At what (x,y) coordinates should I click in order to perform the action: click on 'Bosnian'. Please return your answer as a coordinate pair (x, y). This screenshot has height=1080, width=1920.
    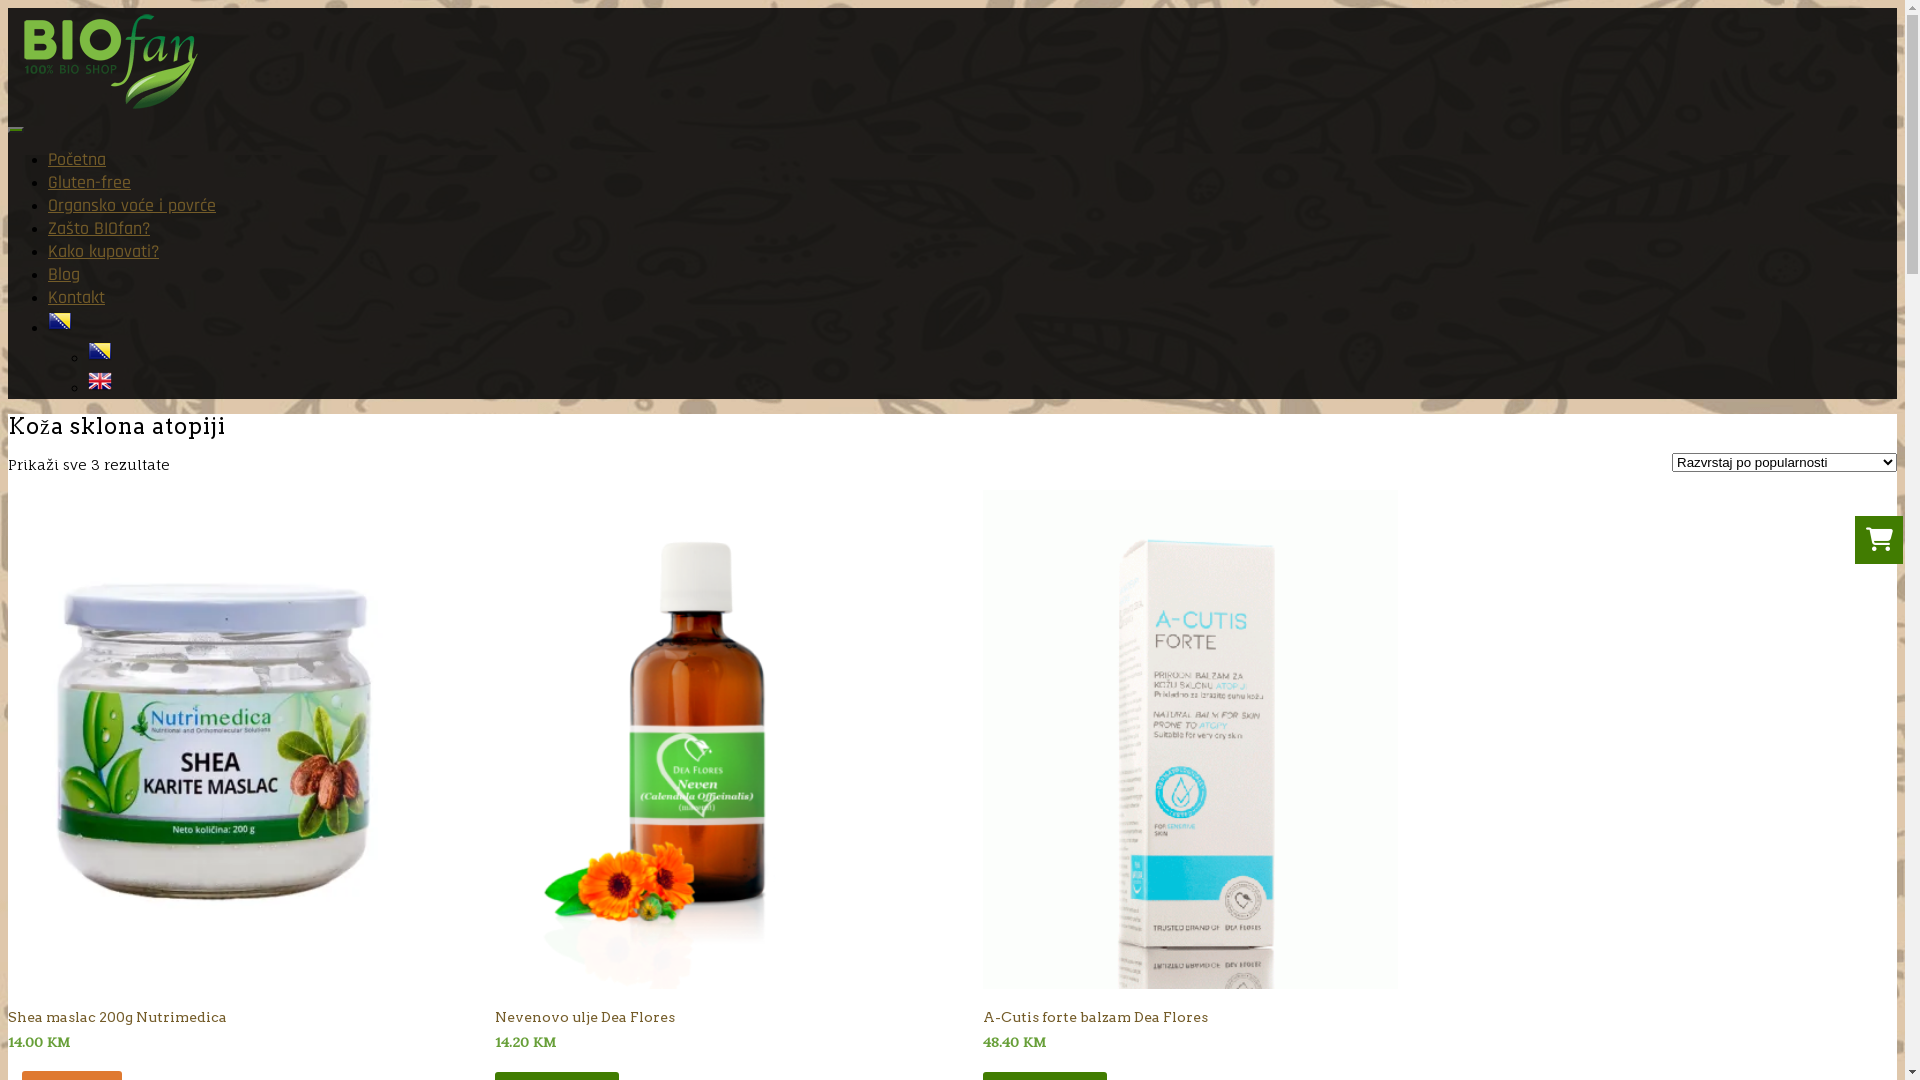
    Looking at the image, I should click on (59, 326).